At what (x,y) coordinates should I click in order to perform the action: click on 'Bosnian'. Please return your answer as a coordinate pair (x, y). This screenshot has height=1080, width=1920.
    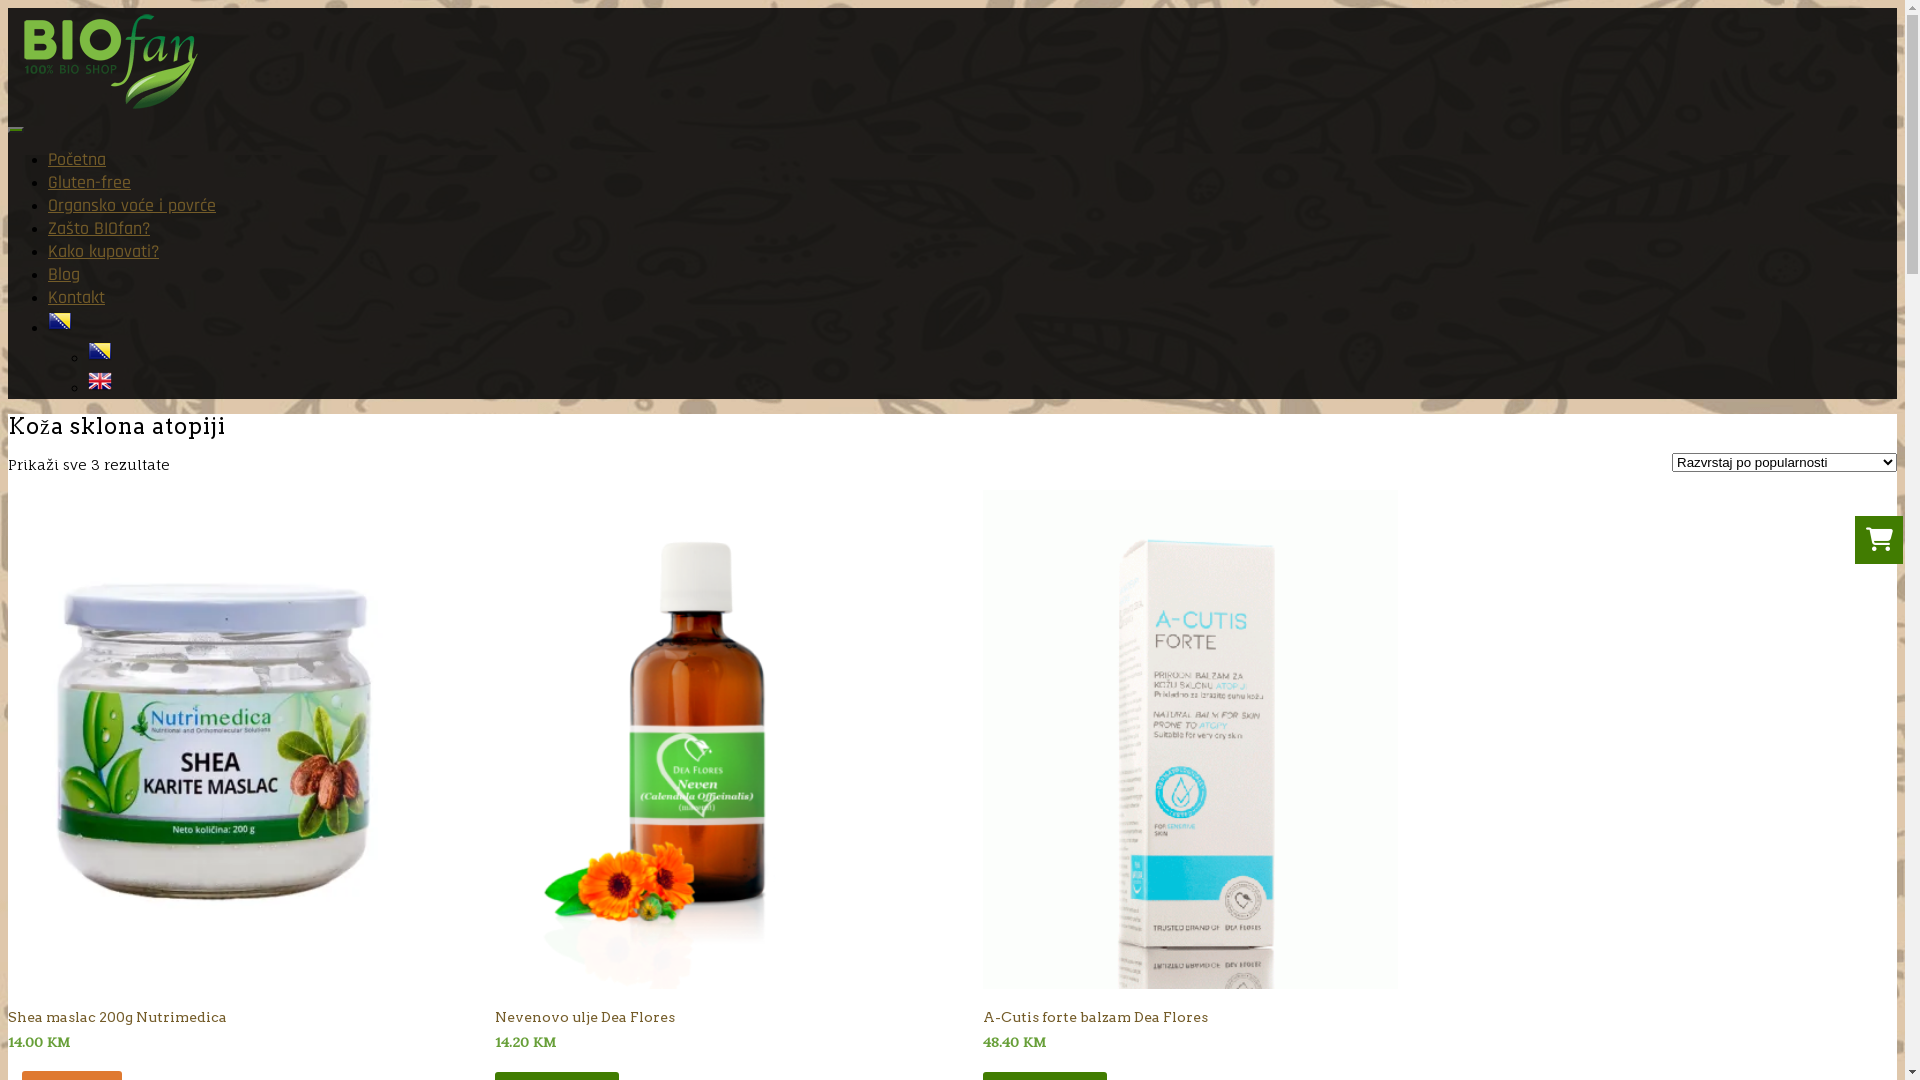
    Looking at the image, I should click on (59, 326).